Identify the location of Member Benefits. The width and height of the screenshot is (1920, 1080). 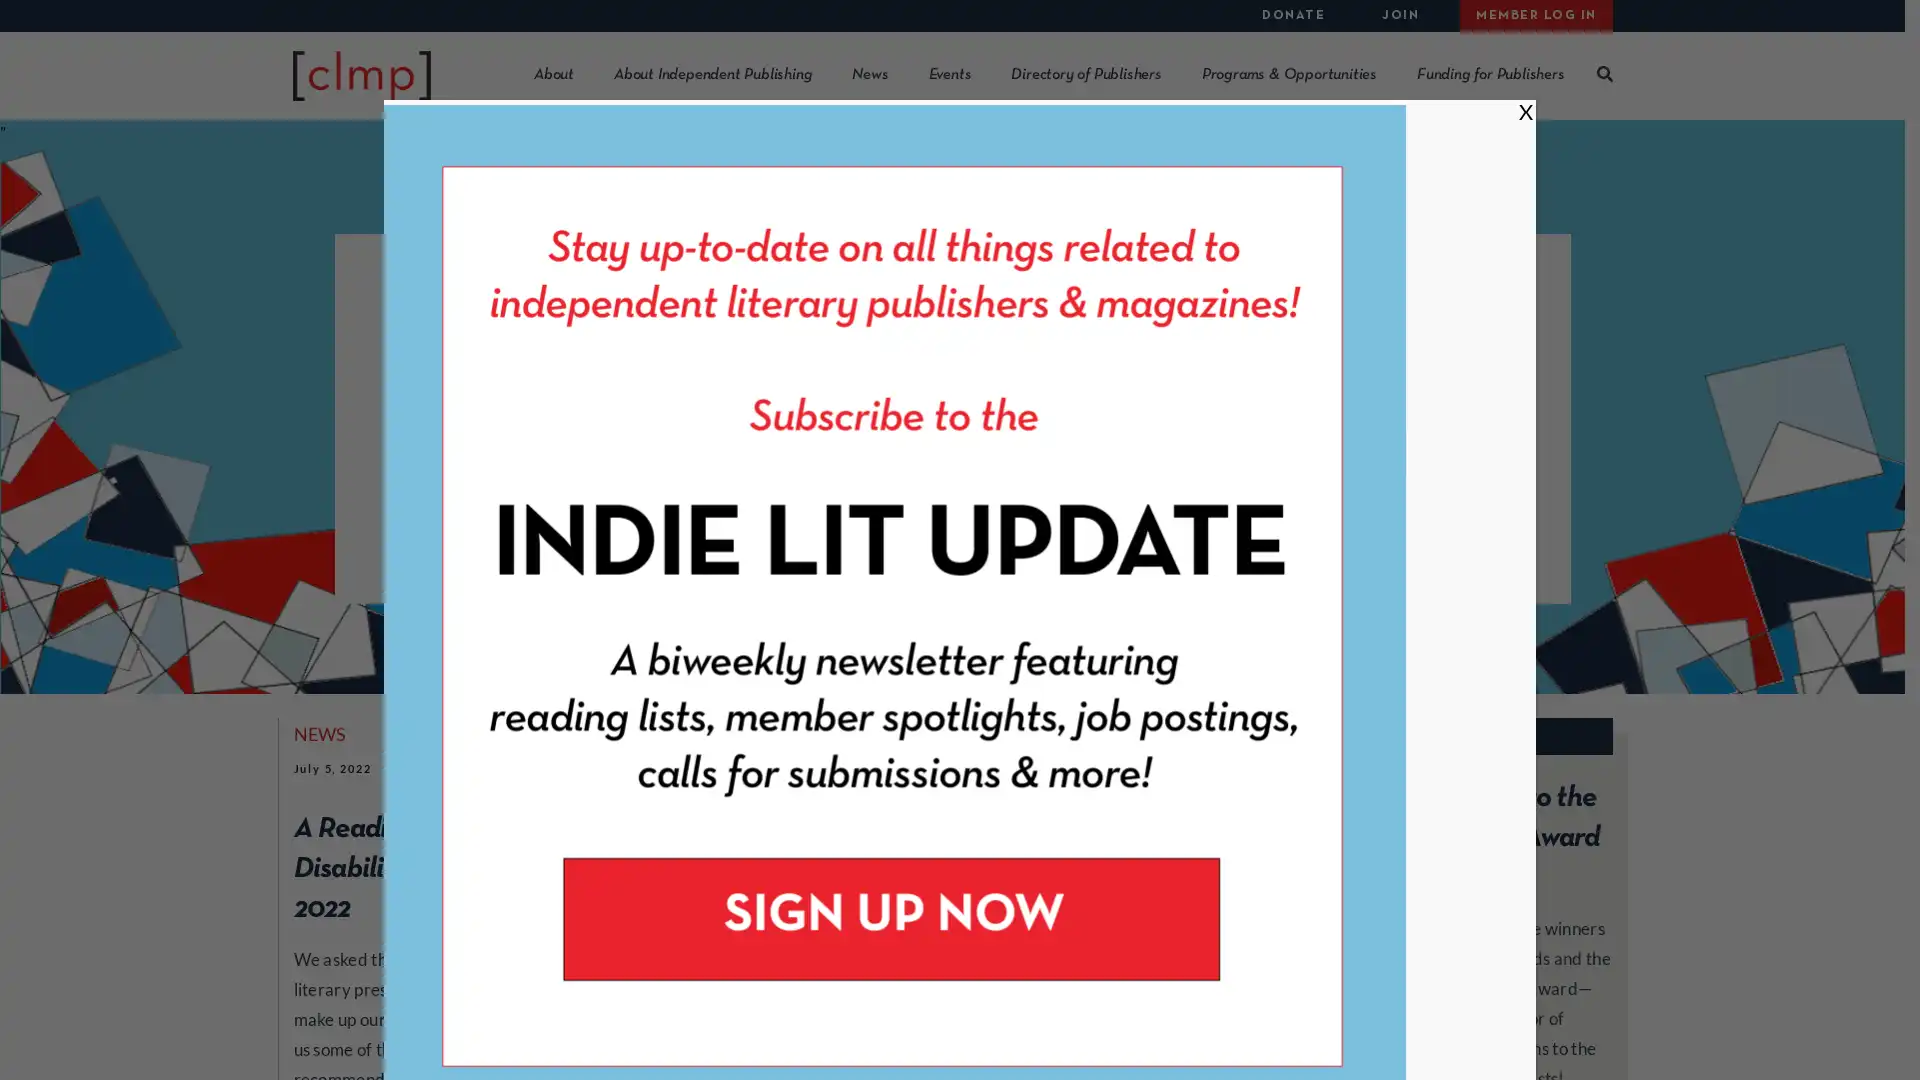
(1422, 430).